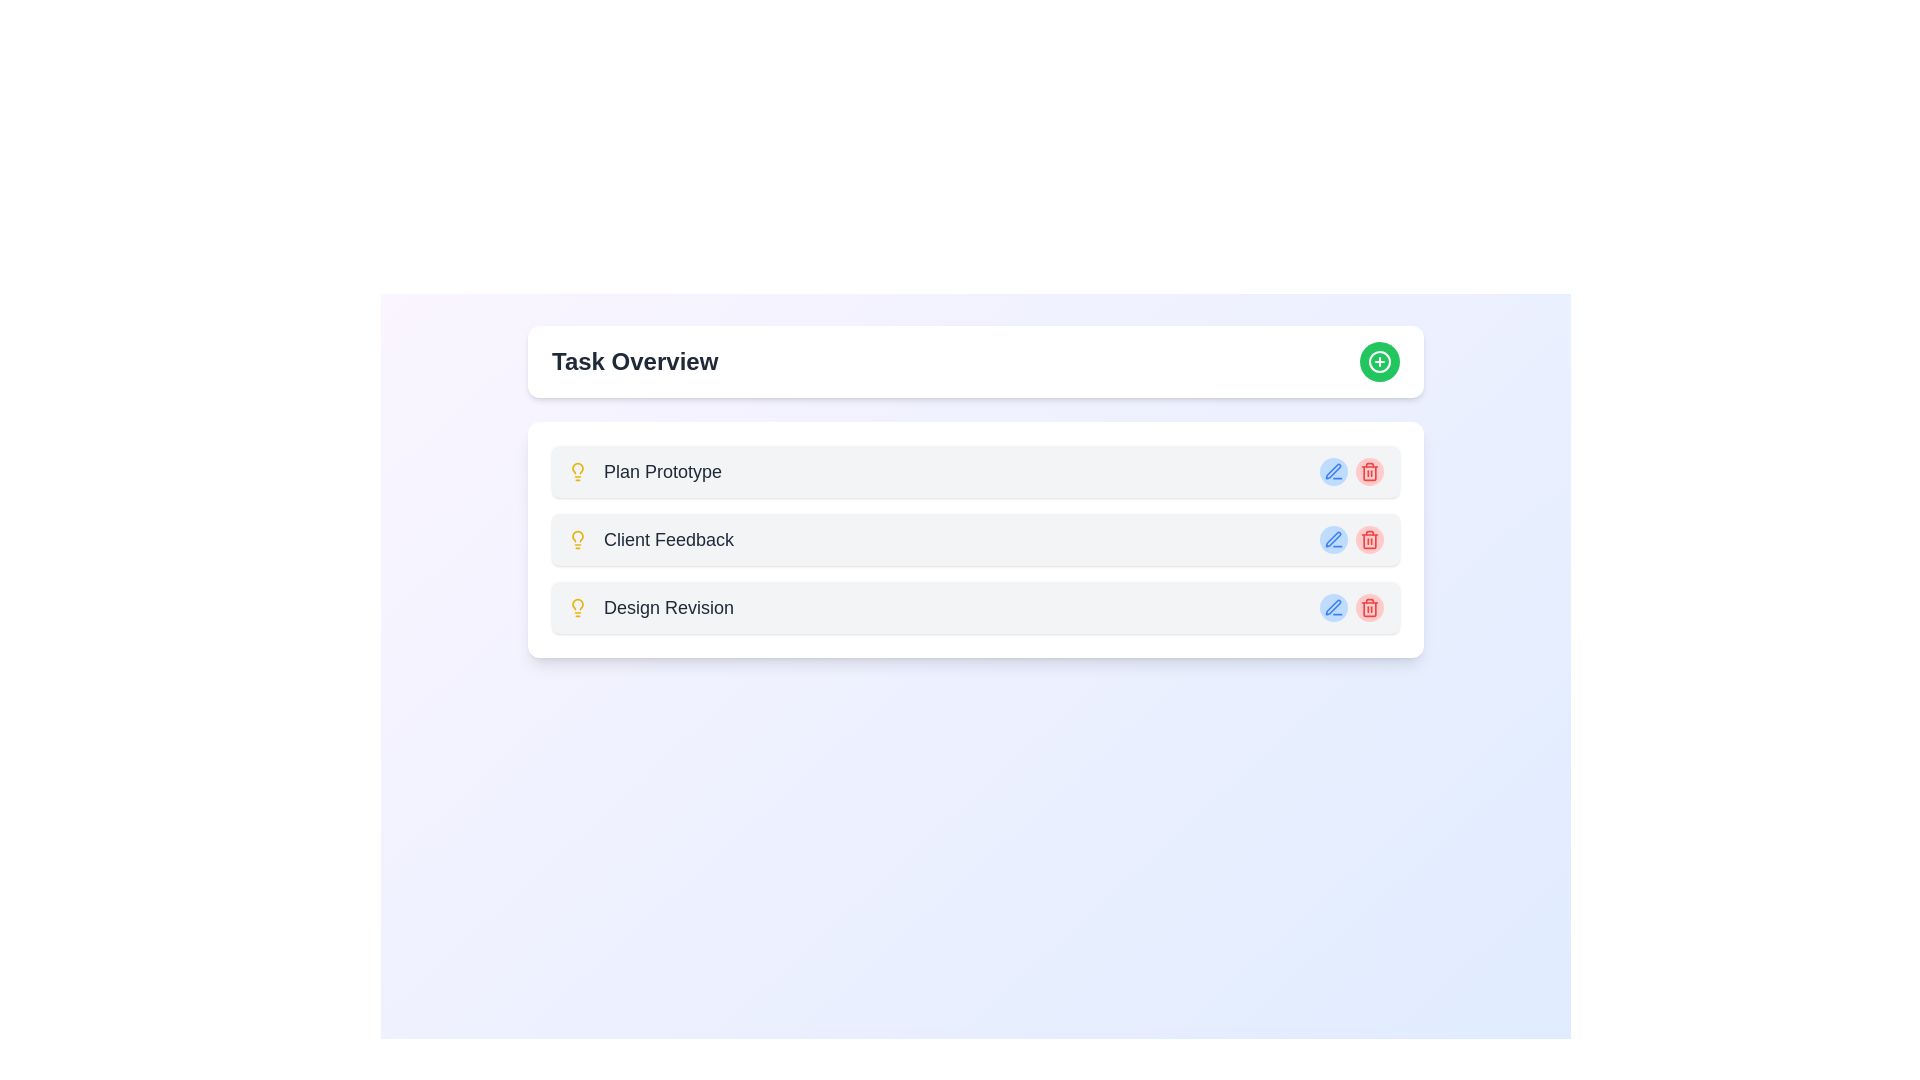 The width and height of the screenshot is (1920, 1080). I want to click on the middle body of the trash can icon to initiate the delete function for the corresponding list item, so click(1368, 608).